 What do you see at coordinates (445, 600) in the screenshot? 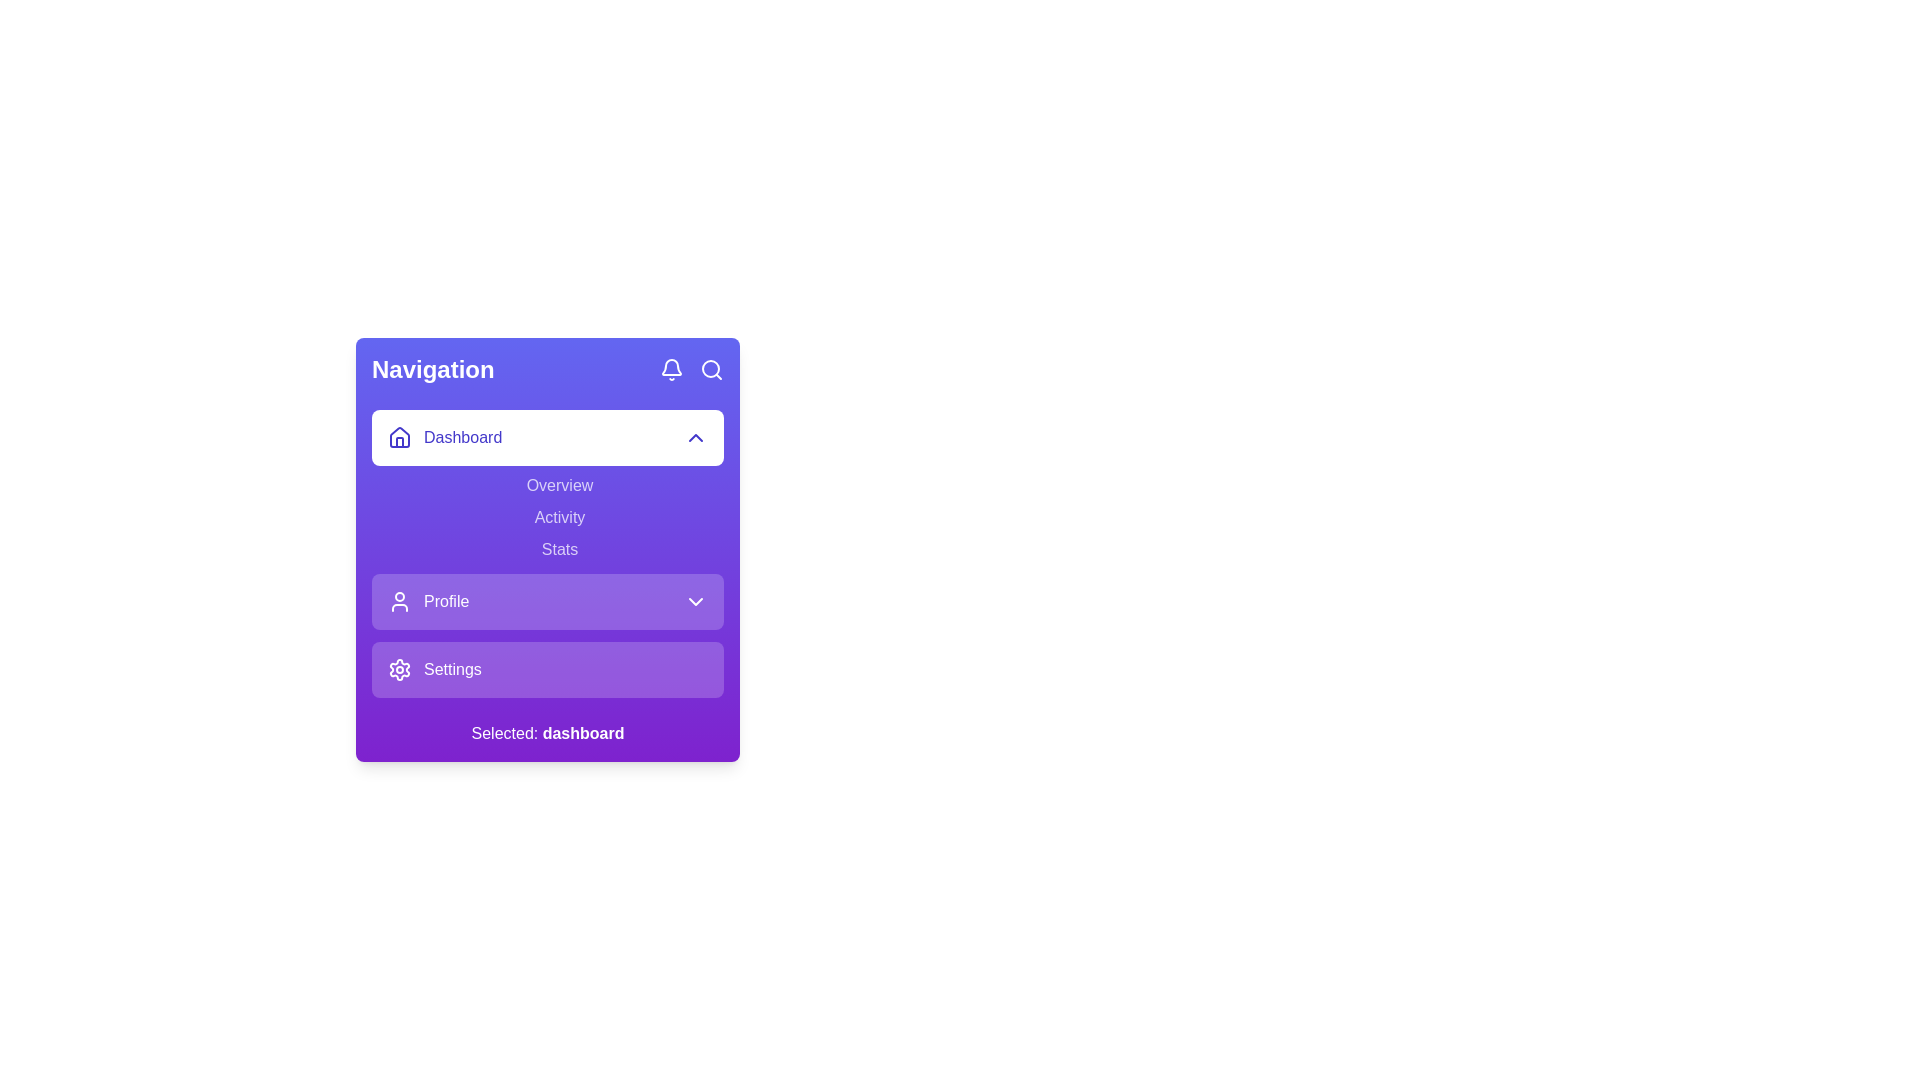
I see `the 'Profile' text label, which is bolded and positioned next to a user icon in the vertical navigation menu` at bounding box center [445, 600].